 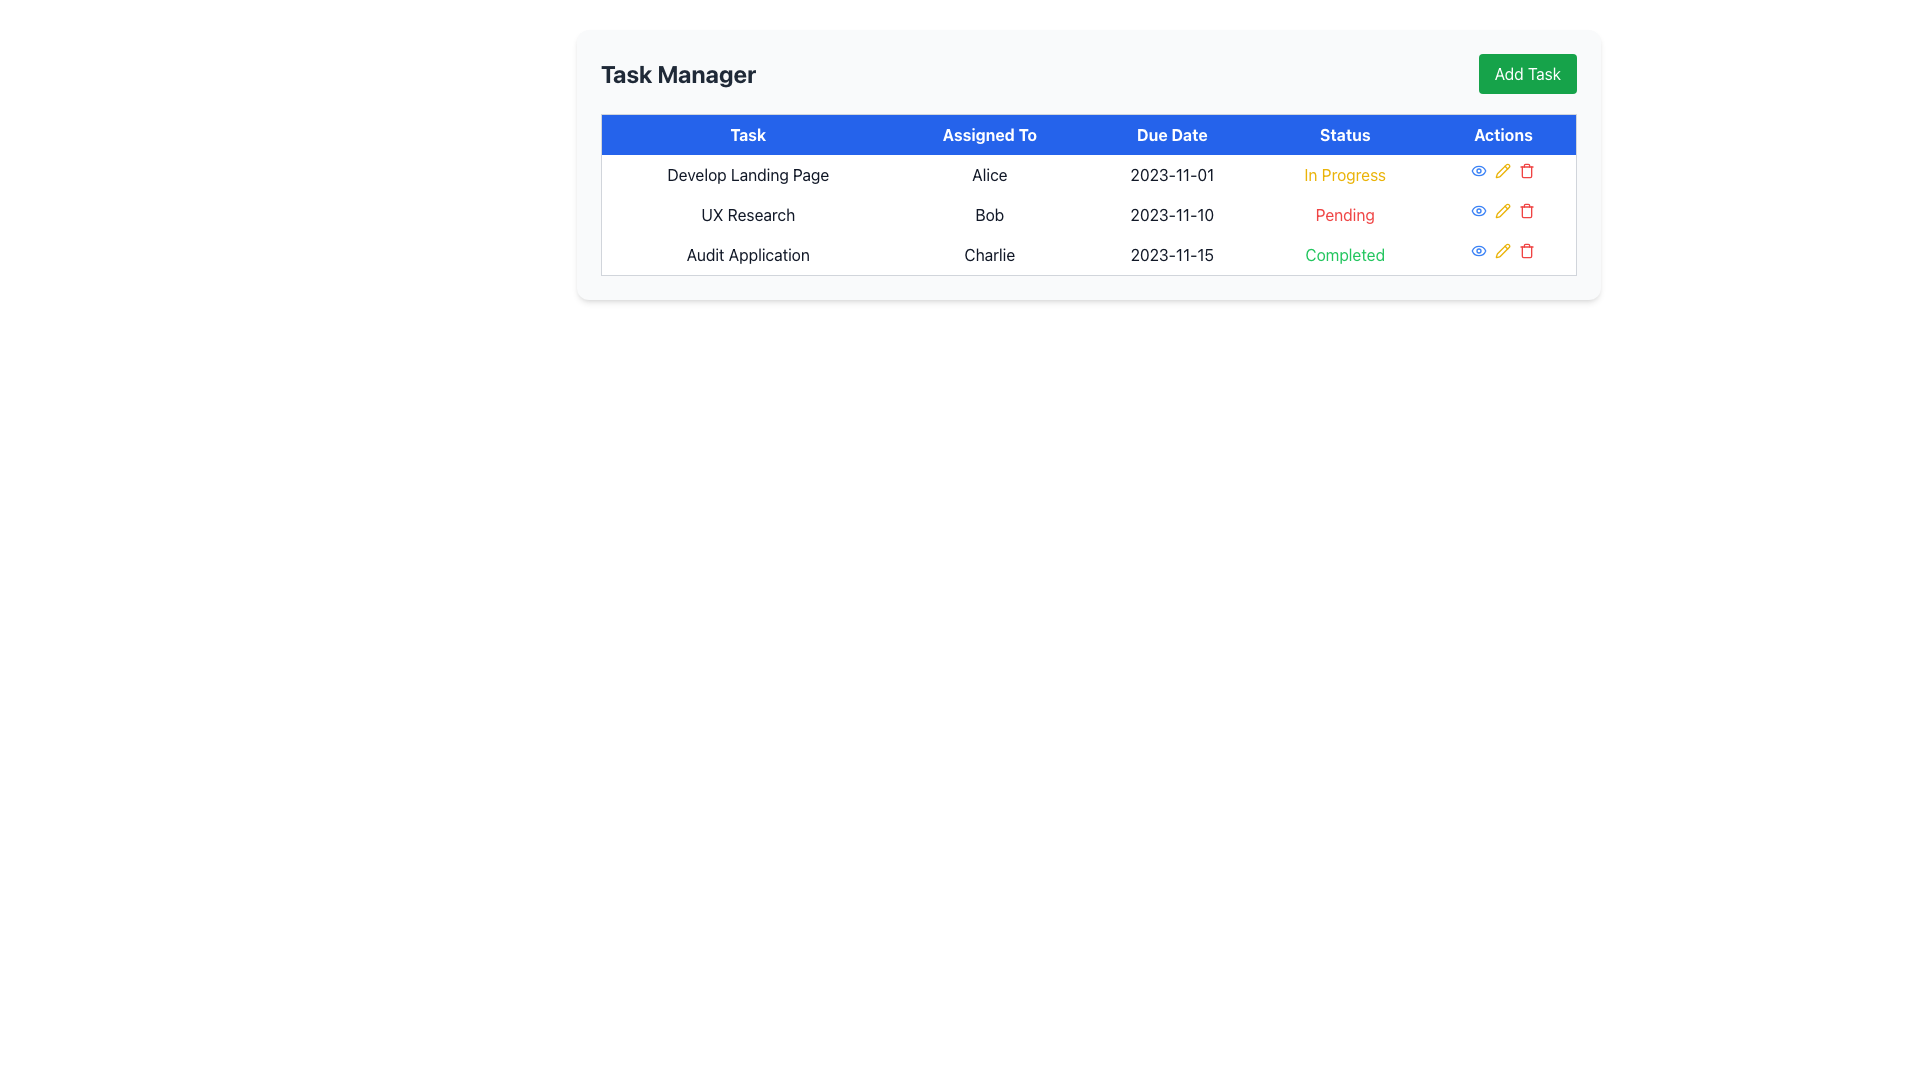 What do you see at coordinates (1503, 211) in the screenshot?
I see `the pencil icon in the 'Actions' column of the 'UX Research' task assigned to 'Bob' to initiate editing the task` at bounding box center [1503, 211].